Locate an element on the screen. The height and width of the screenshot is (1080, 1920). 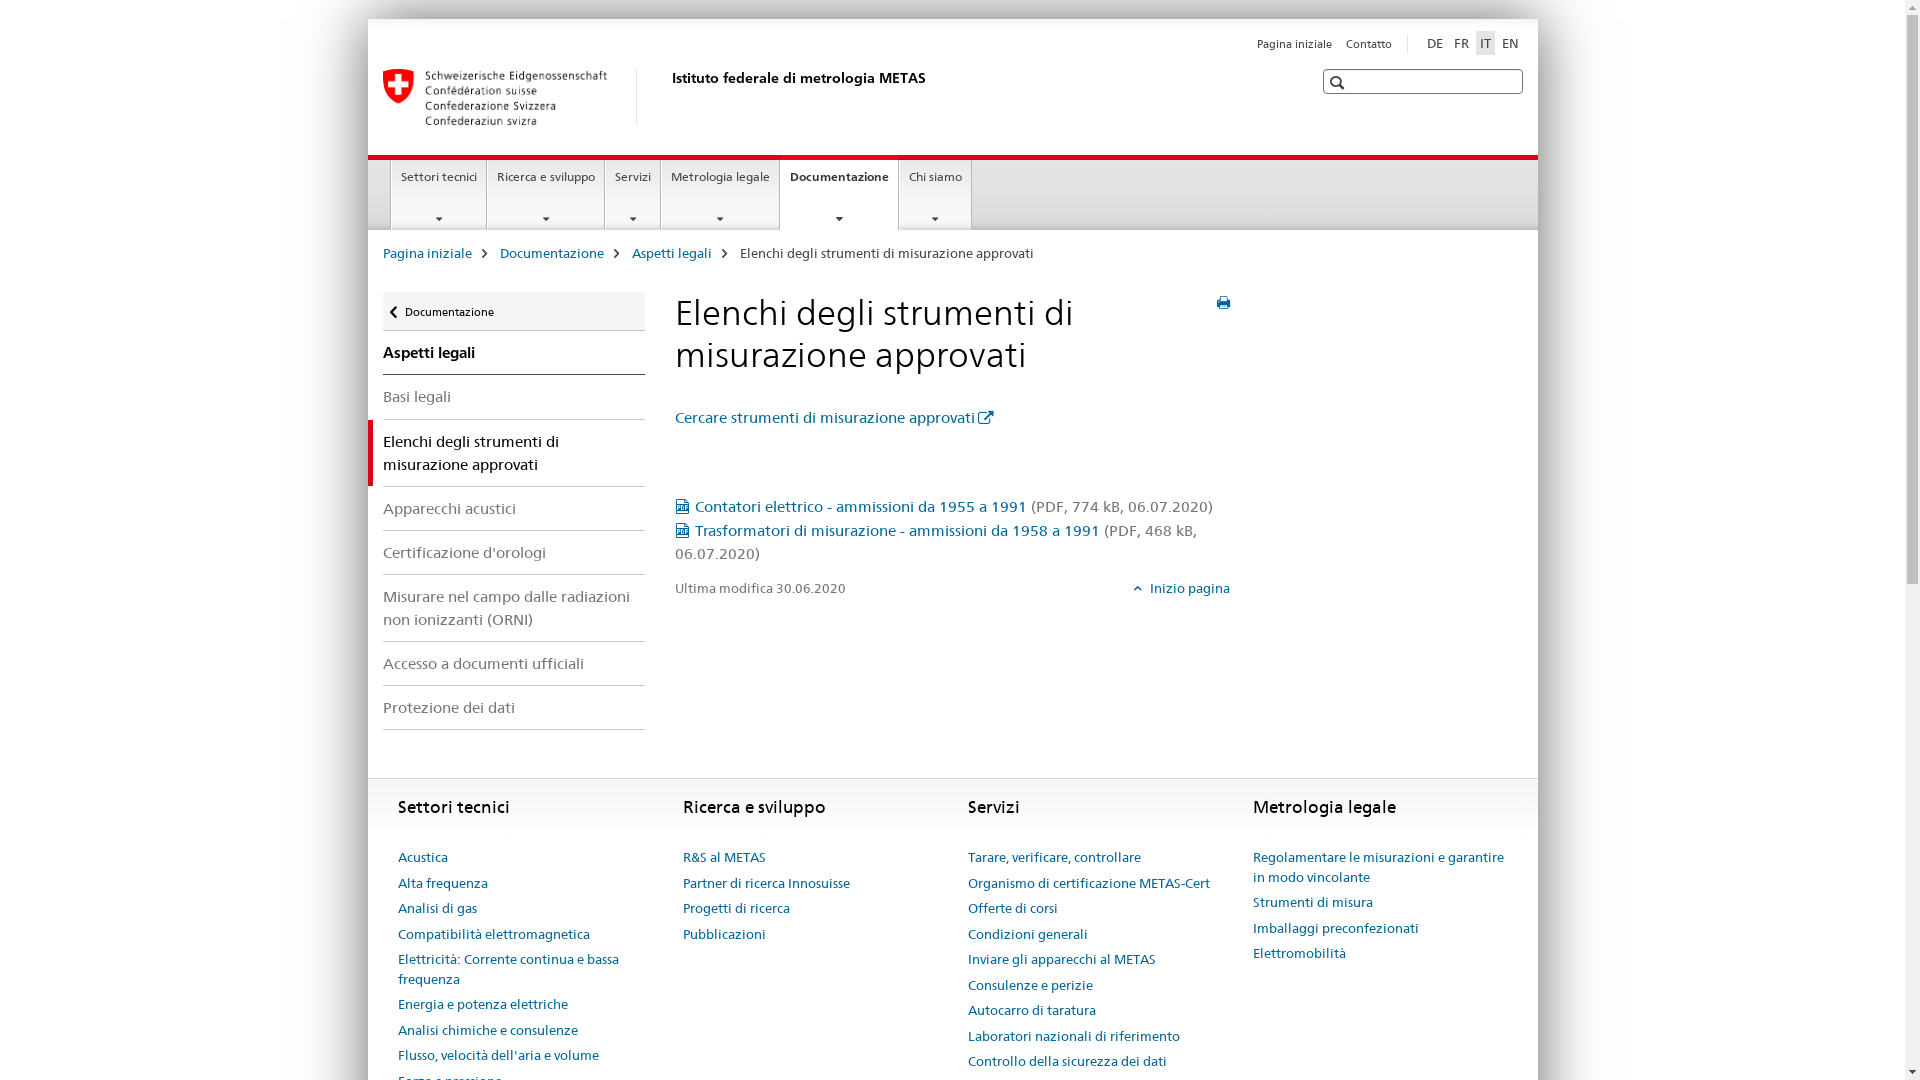
'Strumenti di misura' is located at coordinates (1311, 902).